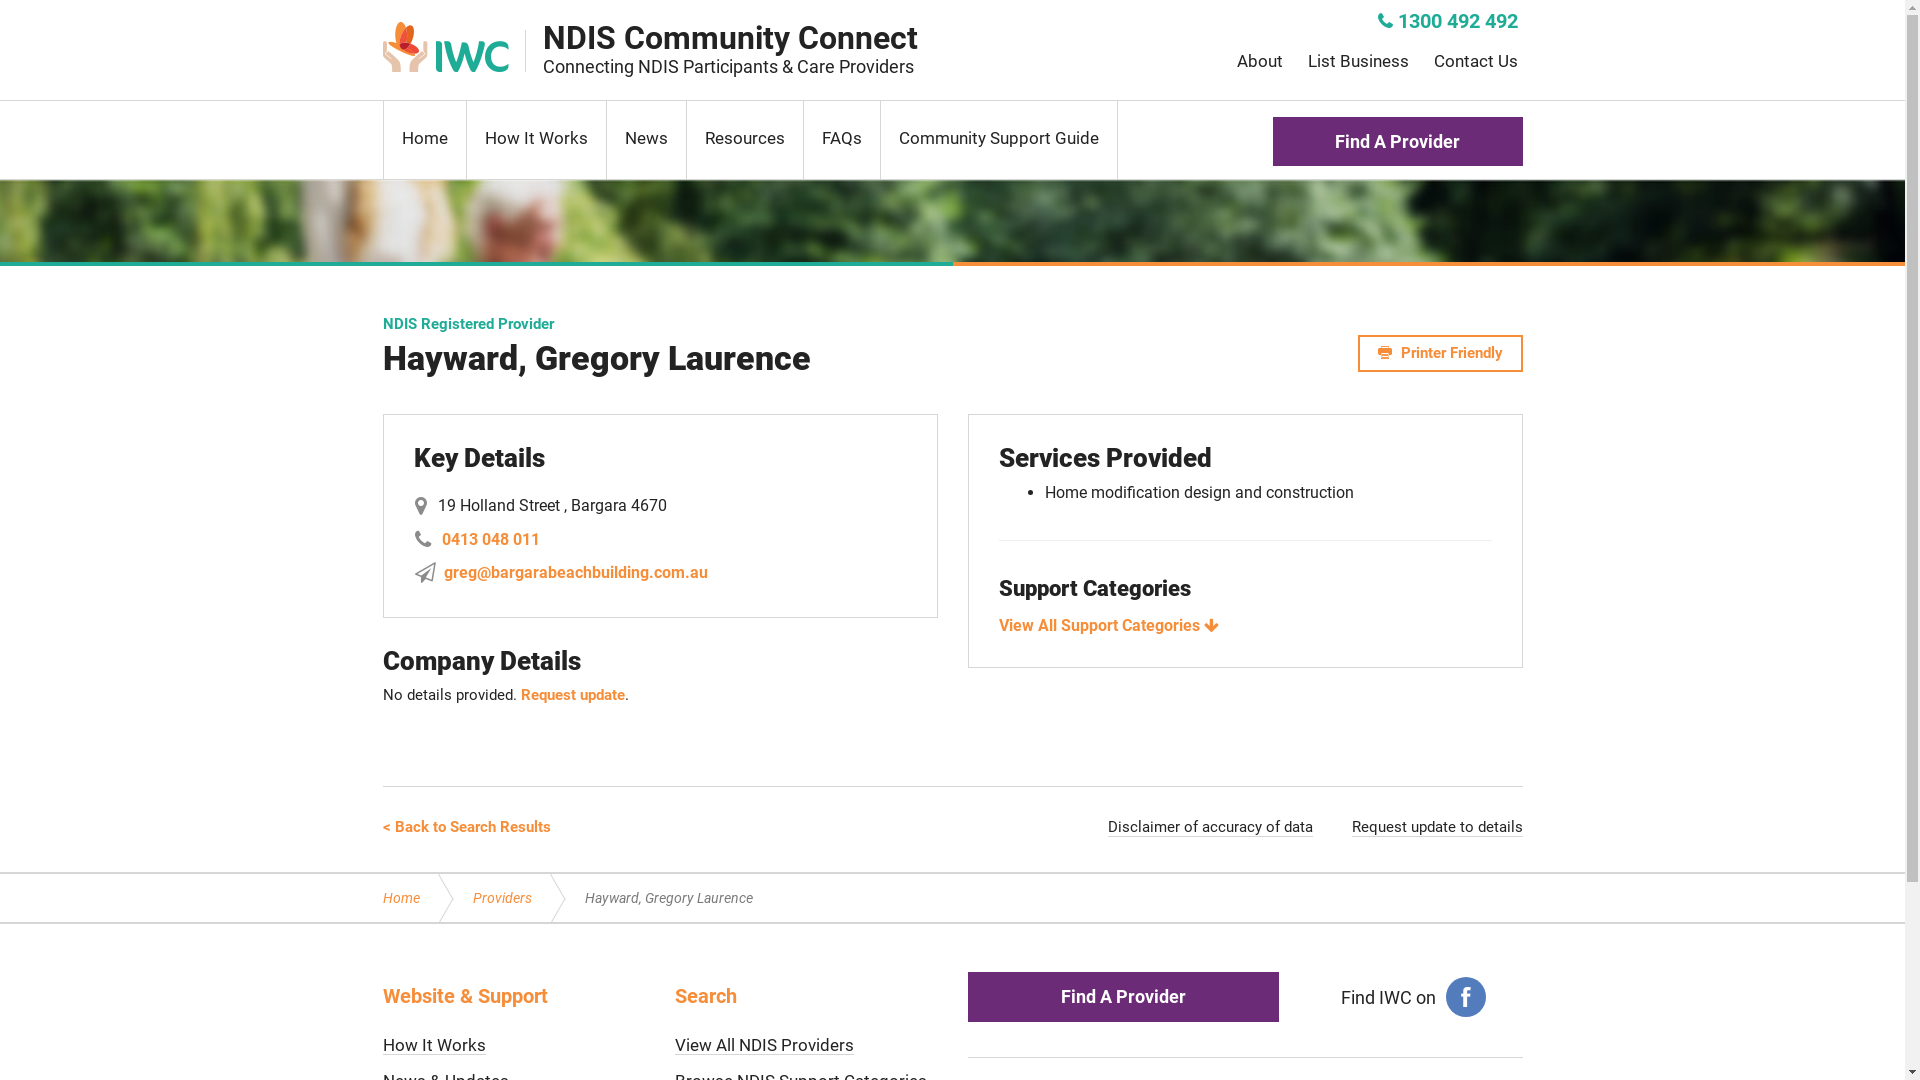 The height and width of the screenshot is (1080, 1920). Describe the element at coordinates (841, 138) in the screenshot. I see `'FAQs'` at that location.